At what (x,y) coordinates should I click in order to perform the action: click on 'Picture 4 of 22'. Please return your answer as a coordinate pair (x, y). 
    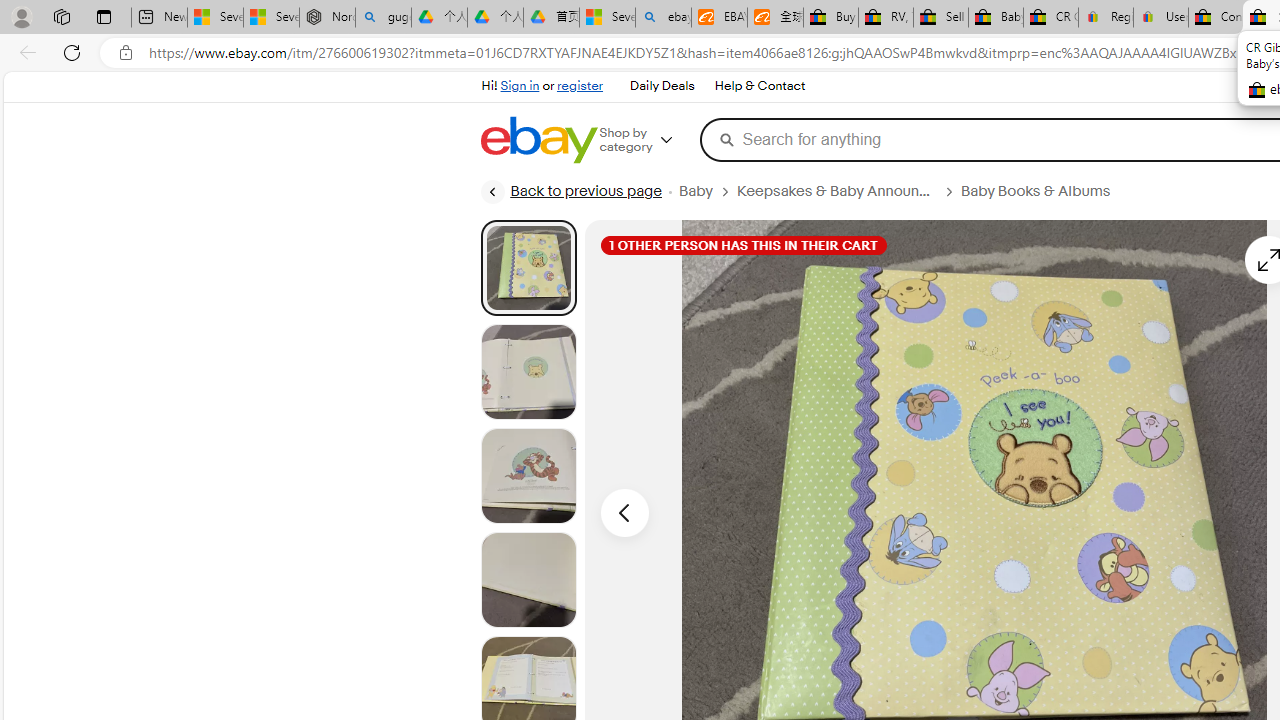
    Looking at the image, I should click on (528, 579).